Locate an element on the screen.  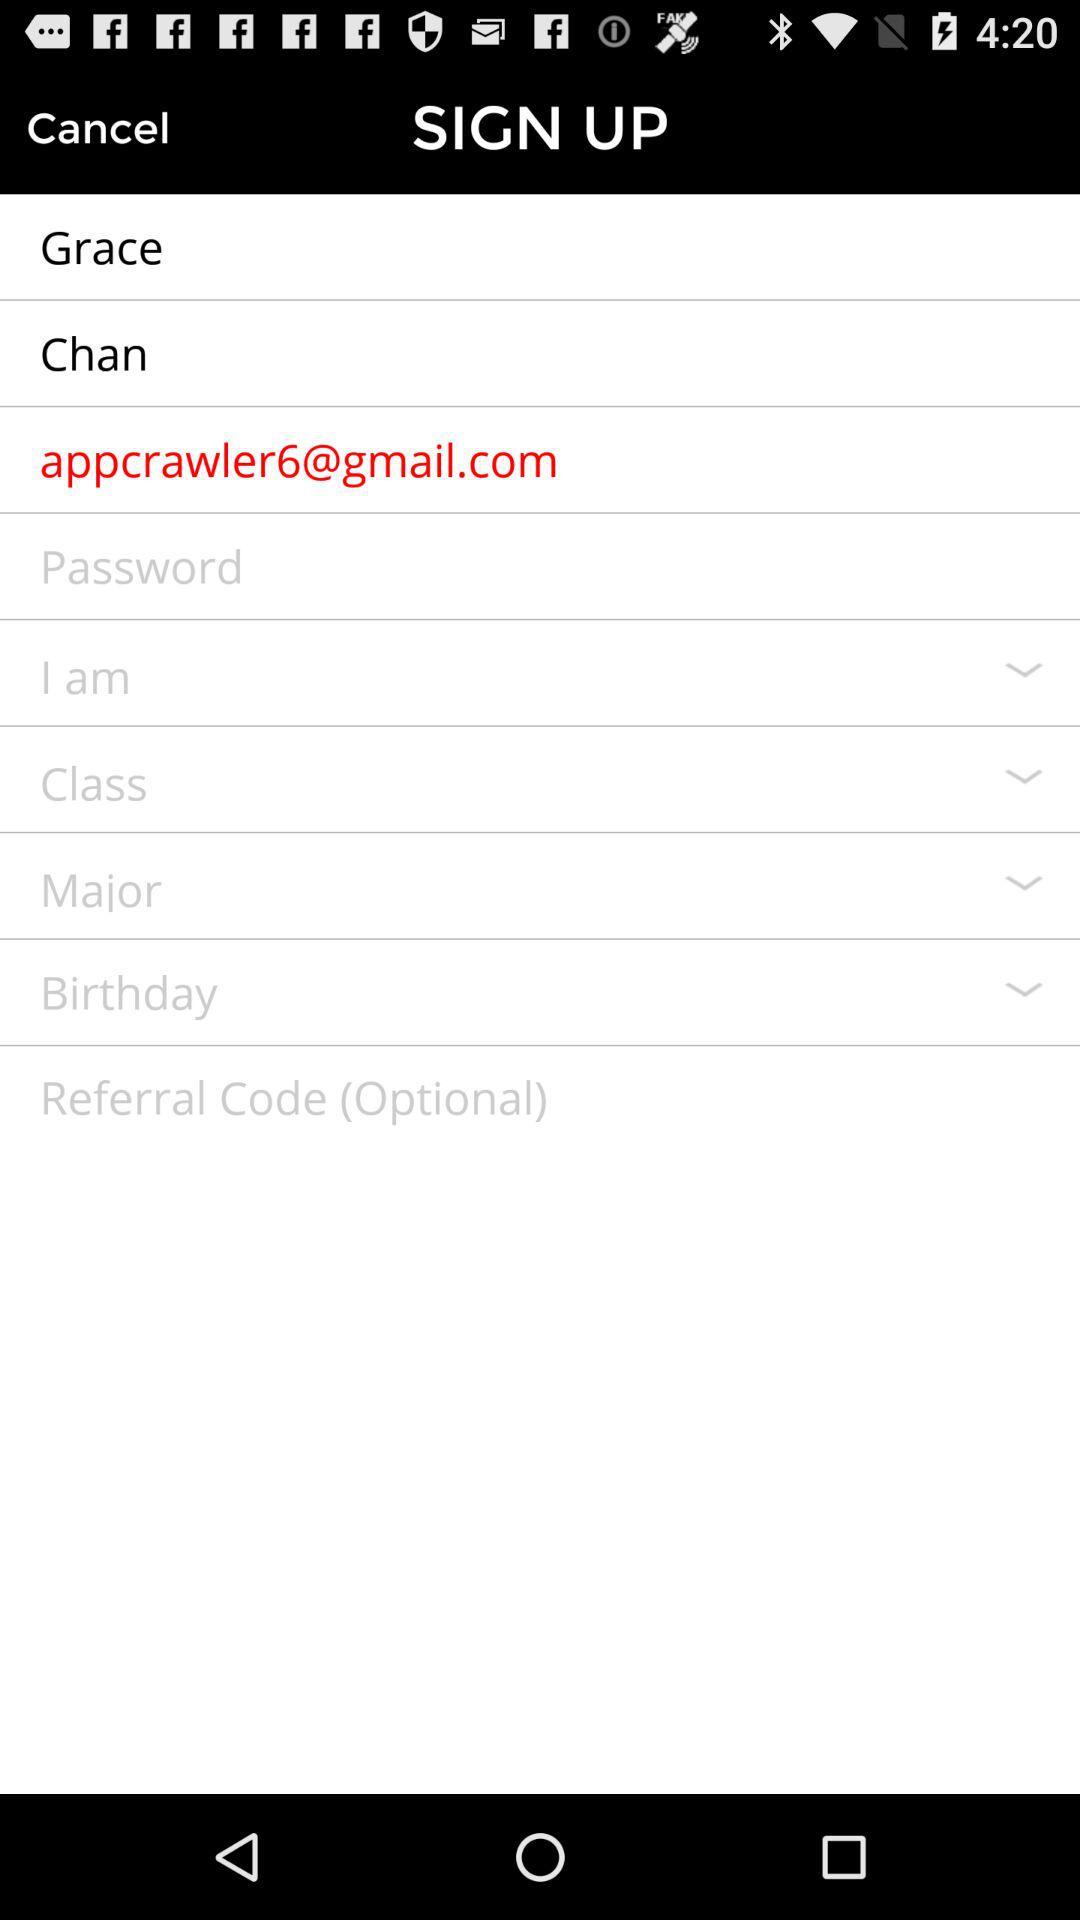
birthday file in sign up form is located at coordinates (540, 992).